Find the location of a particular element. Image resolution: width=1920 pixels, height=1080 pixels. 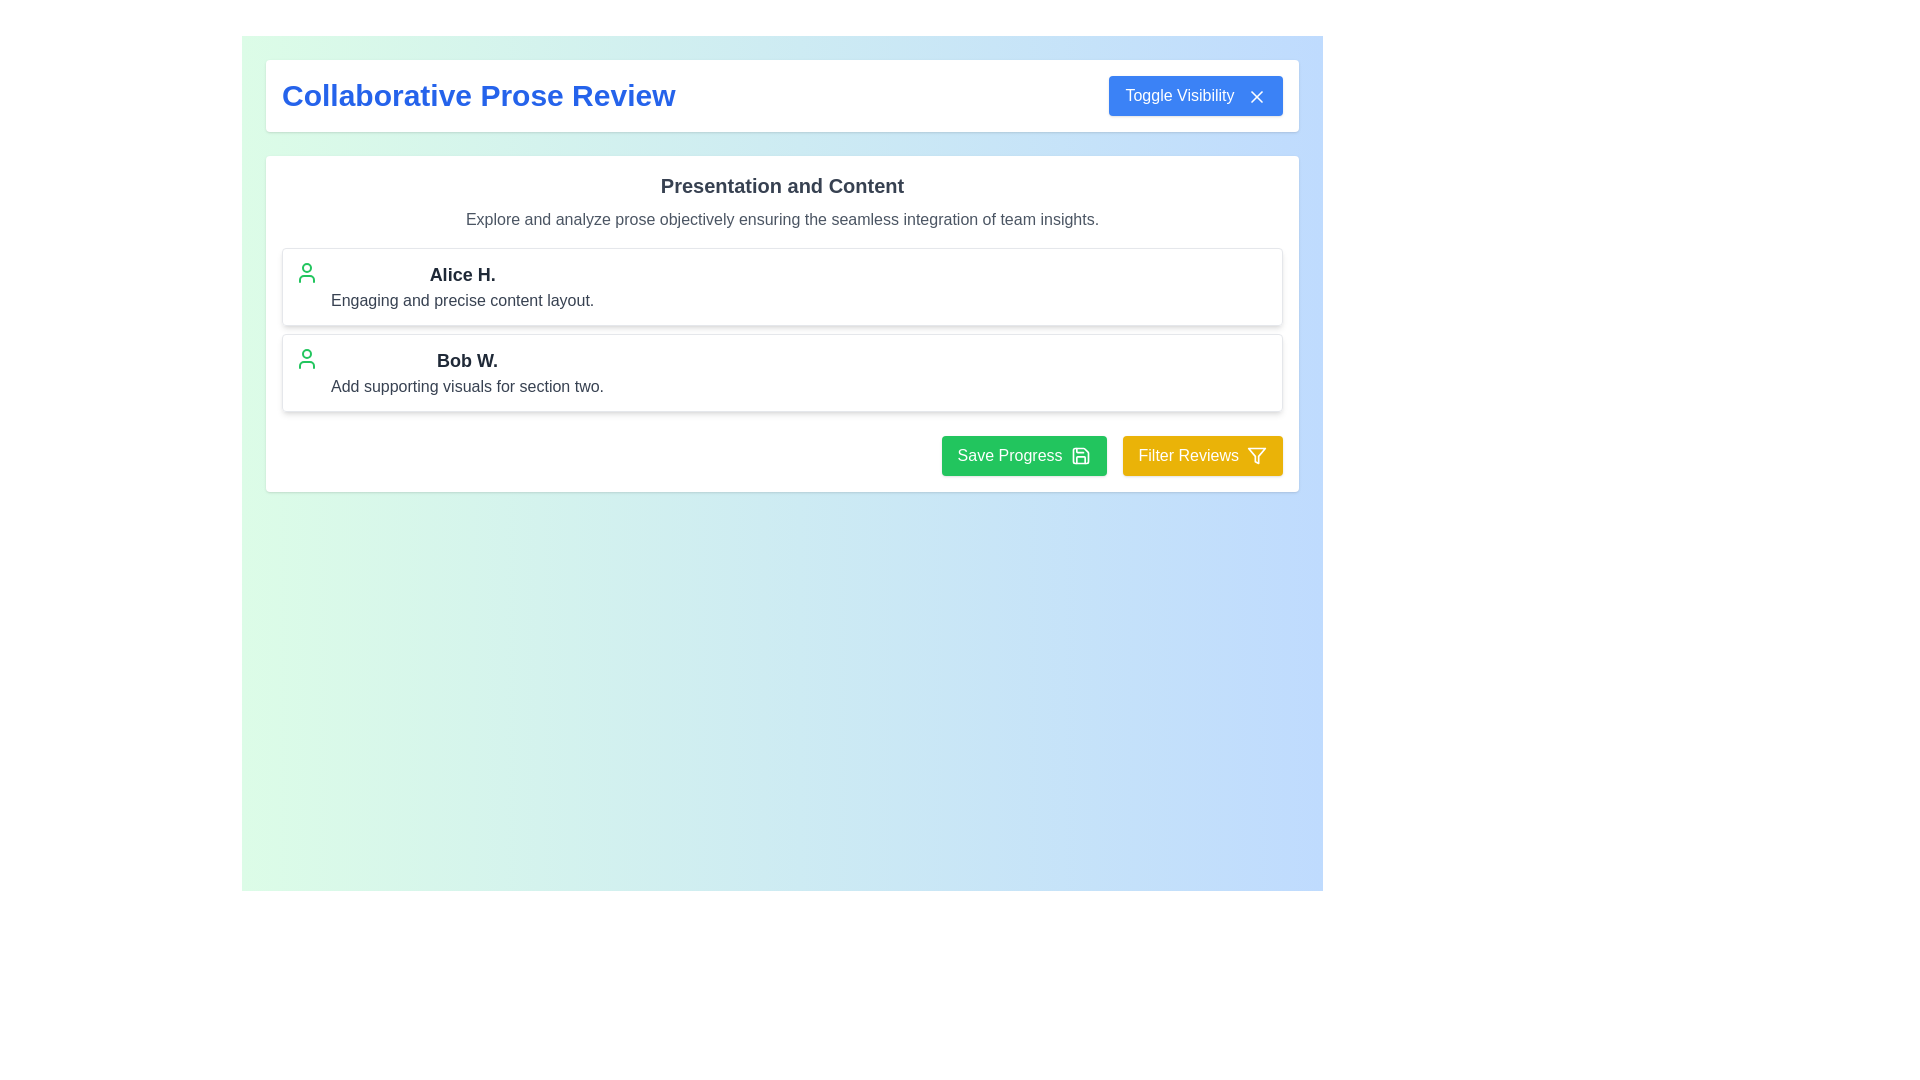

the diagonal cross-shaped icon located adjacent to the 'Toggle Visibility' button is located at coordinates (1256, 96).